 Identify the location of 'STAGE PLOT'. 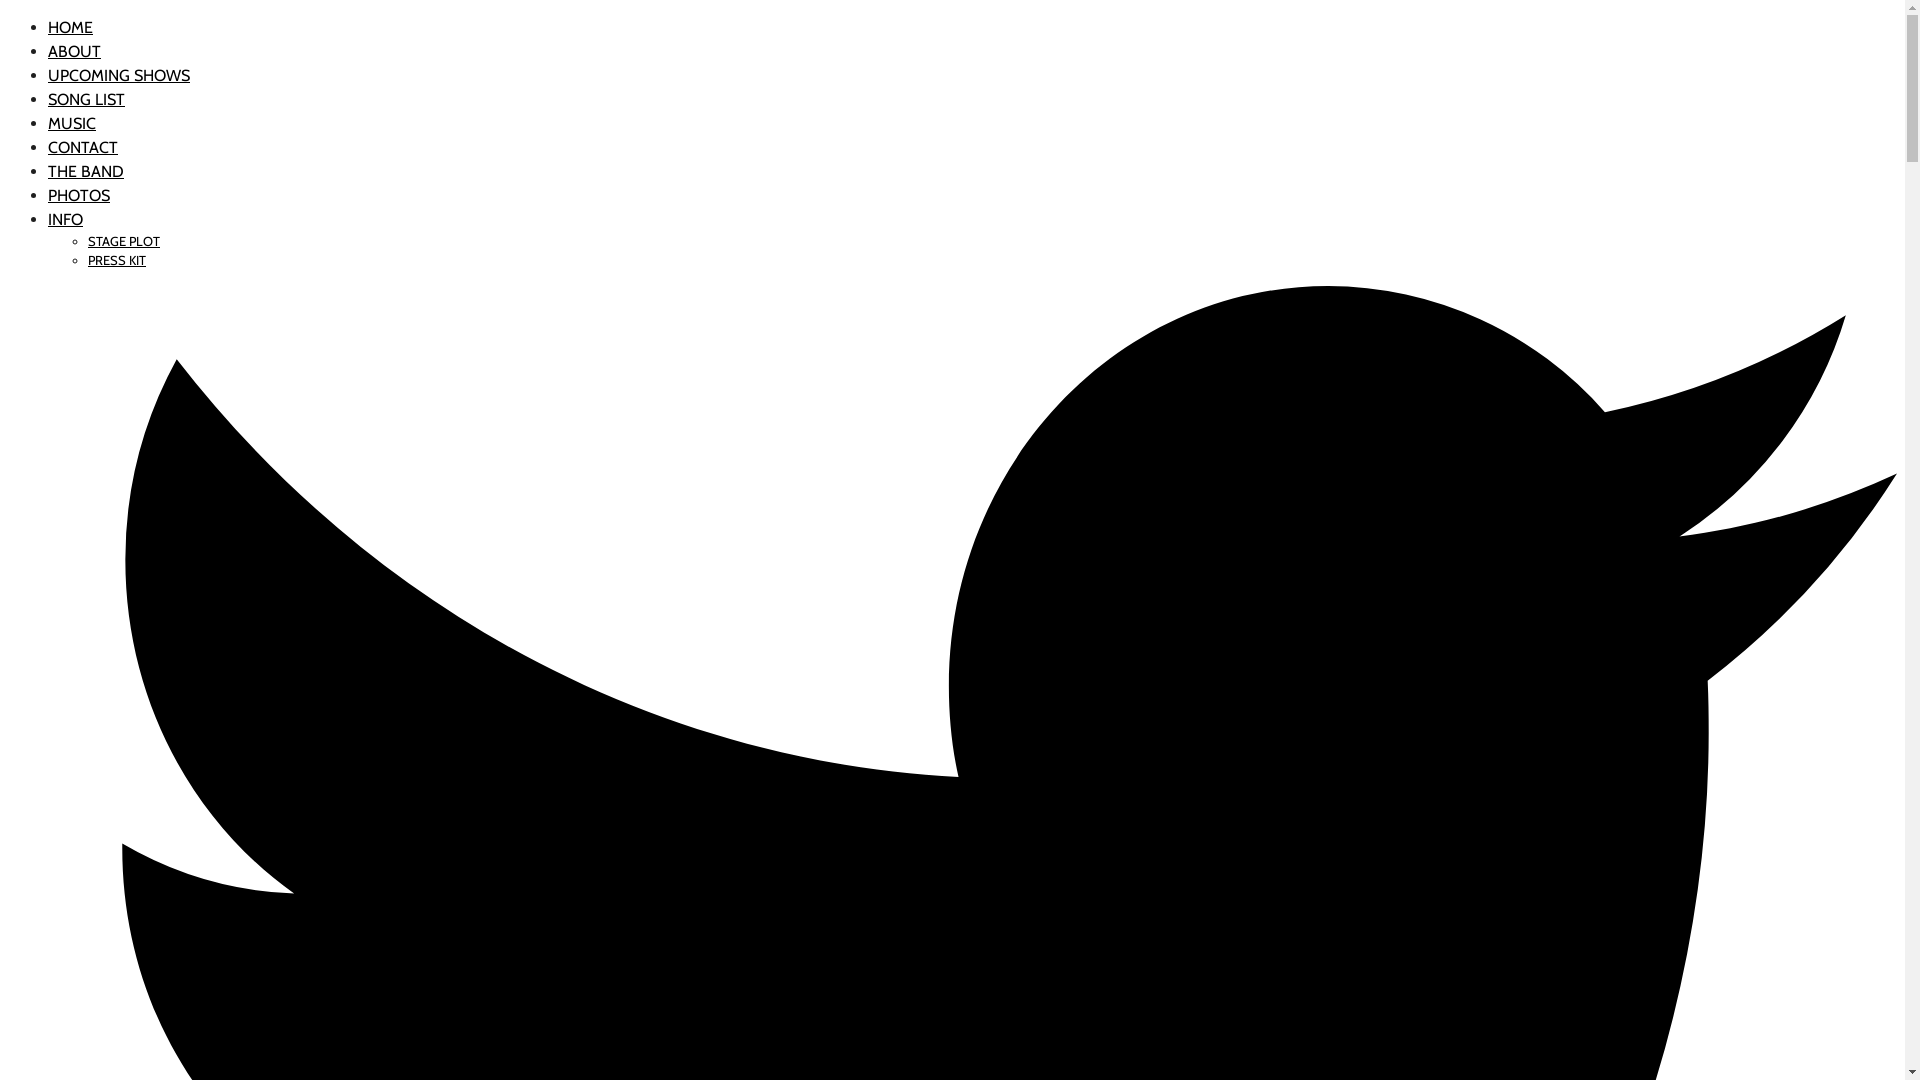
(123, 240).